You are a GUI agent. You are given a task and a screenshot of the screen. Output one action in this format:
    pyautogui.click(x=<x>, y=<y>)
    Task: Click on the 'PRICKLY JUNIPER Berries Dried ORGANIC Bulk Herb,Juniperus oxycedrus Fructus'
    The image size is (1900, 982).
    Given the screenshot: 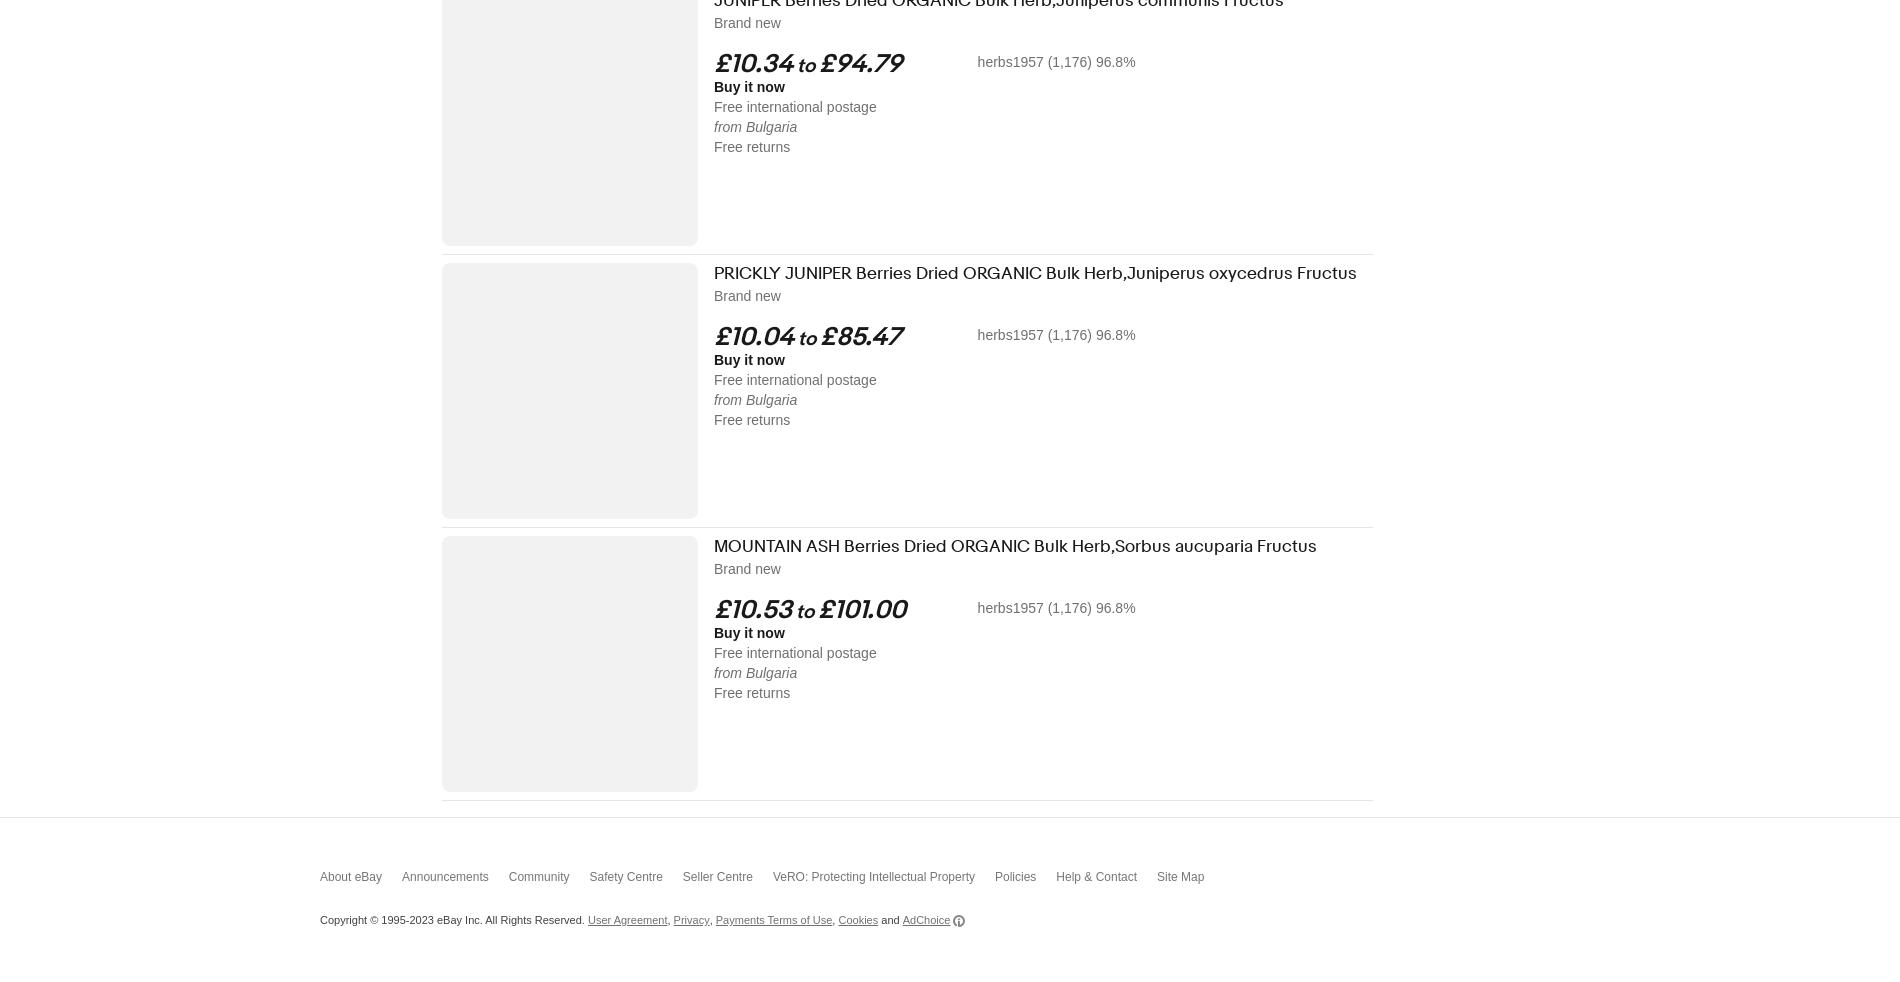 What is the action you would take?
    pyautogui.click(x=1035, y=273)
    